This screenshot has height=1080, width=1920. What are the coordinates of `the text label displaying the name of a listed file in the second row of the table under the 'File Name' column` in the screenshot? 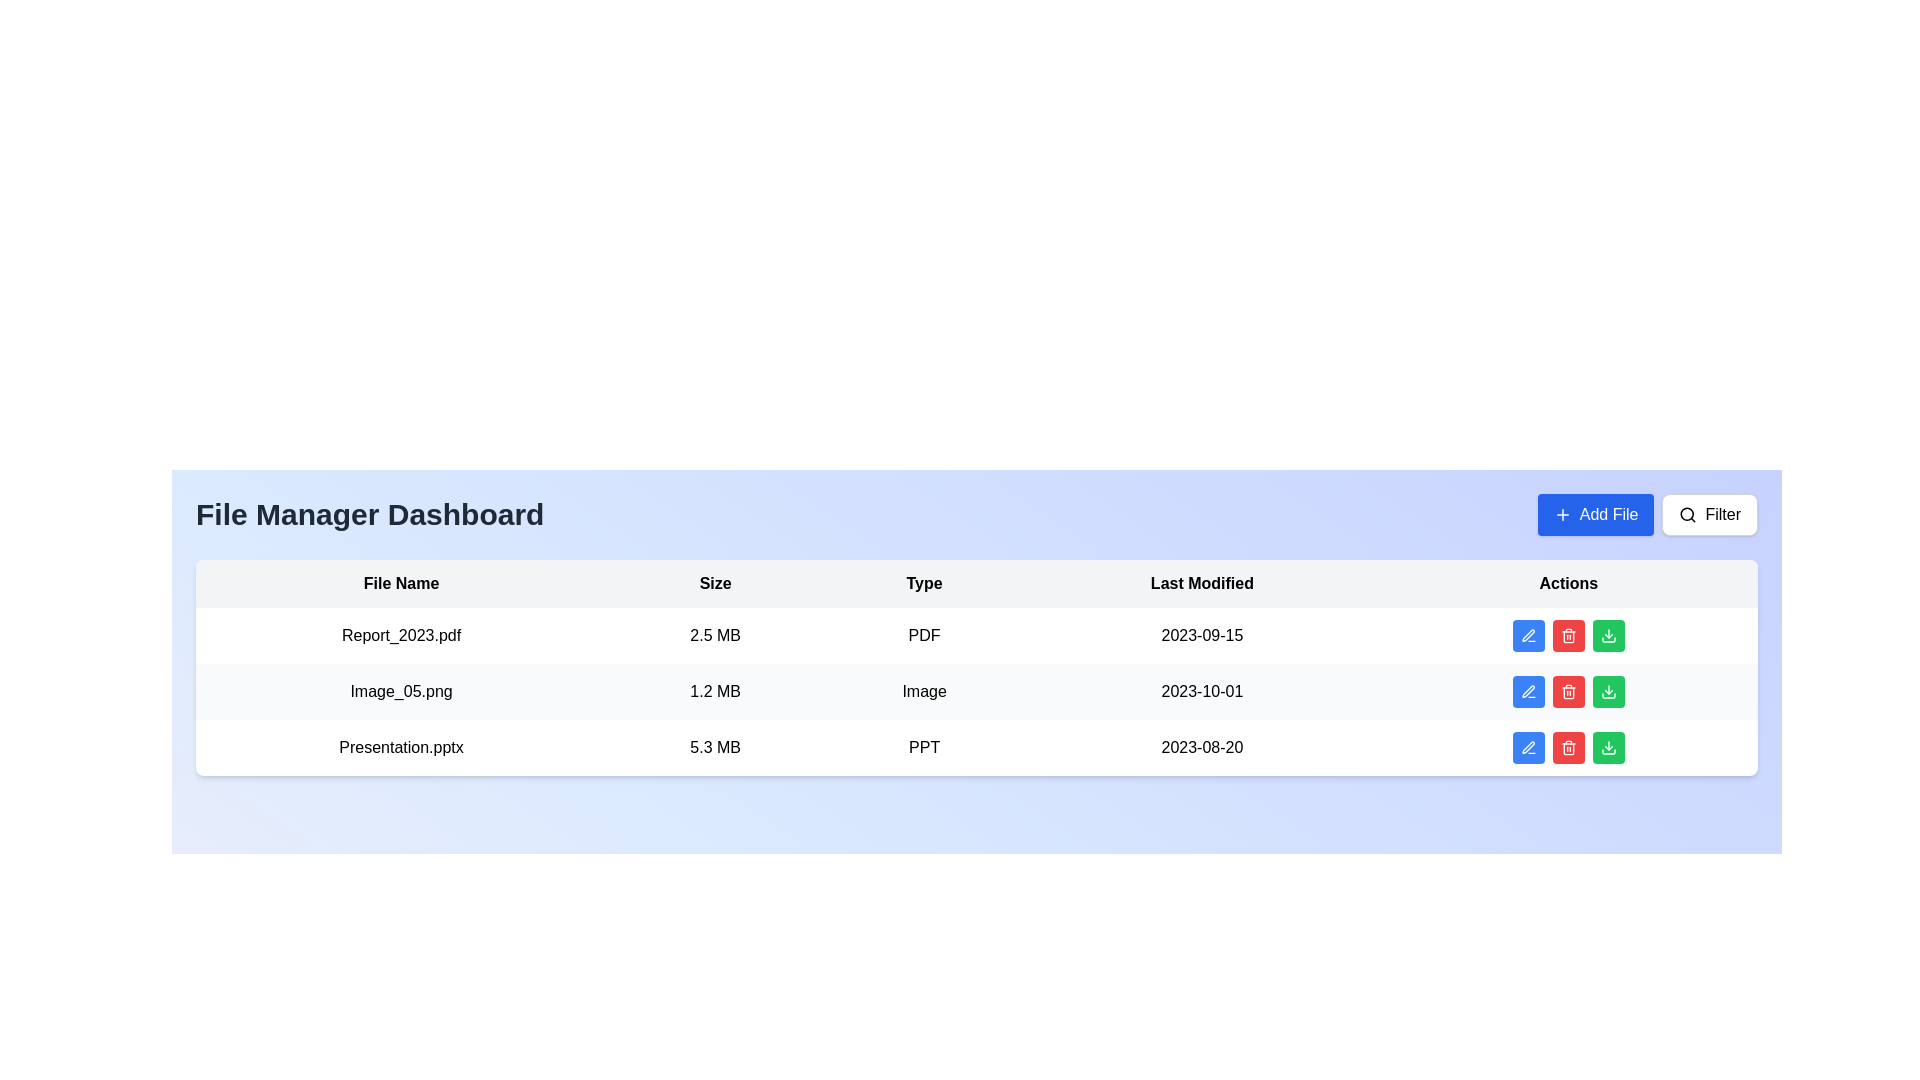 It's located at (400, 690).